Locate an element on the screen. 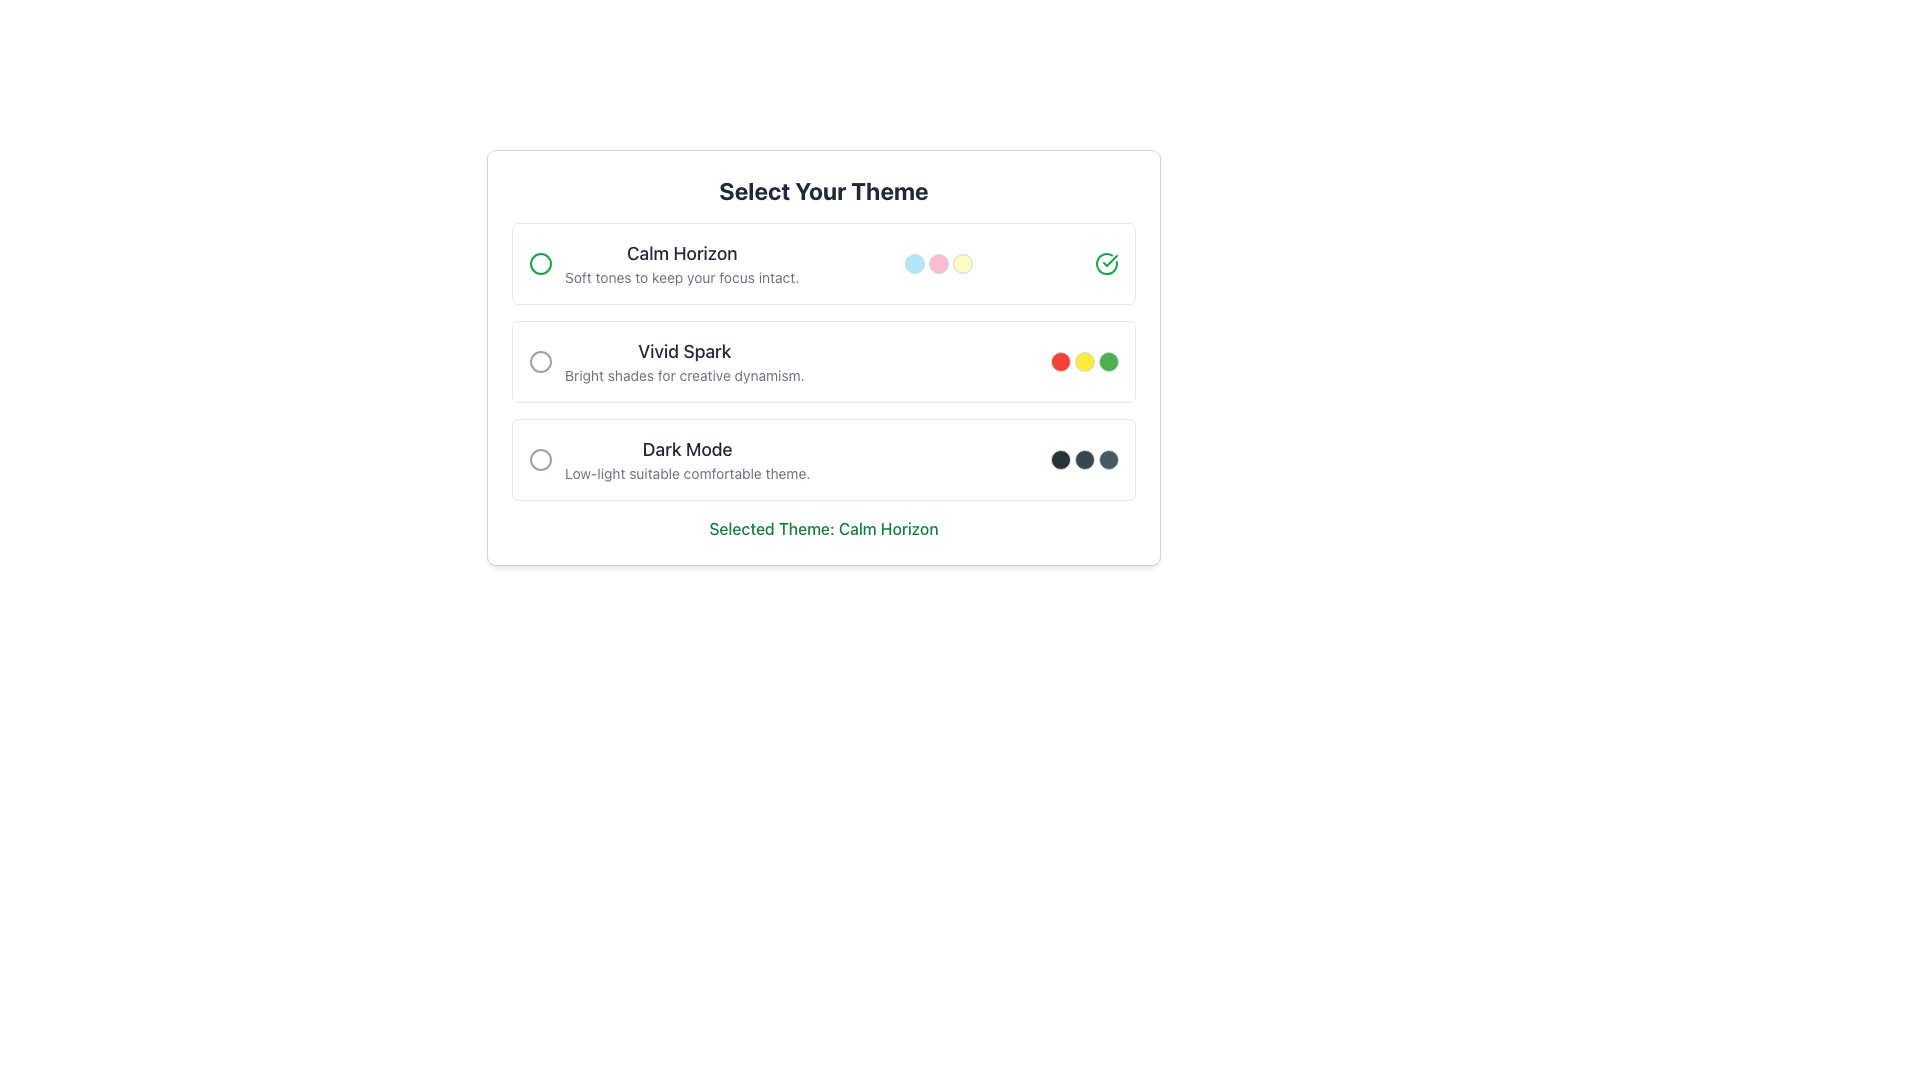 This screenshot has height=1080, width=1920. the small circular UI component with a soft pink background and gray border, positioned next to the text 'Calm Horizon' in the 'Select Your Theme' section is located at coordinates (938, 262).